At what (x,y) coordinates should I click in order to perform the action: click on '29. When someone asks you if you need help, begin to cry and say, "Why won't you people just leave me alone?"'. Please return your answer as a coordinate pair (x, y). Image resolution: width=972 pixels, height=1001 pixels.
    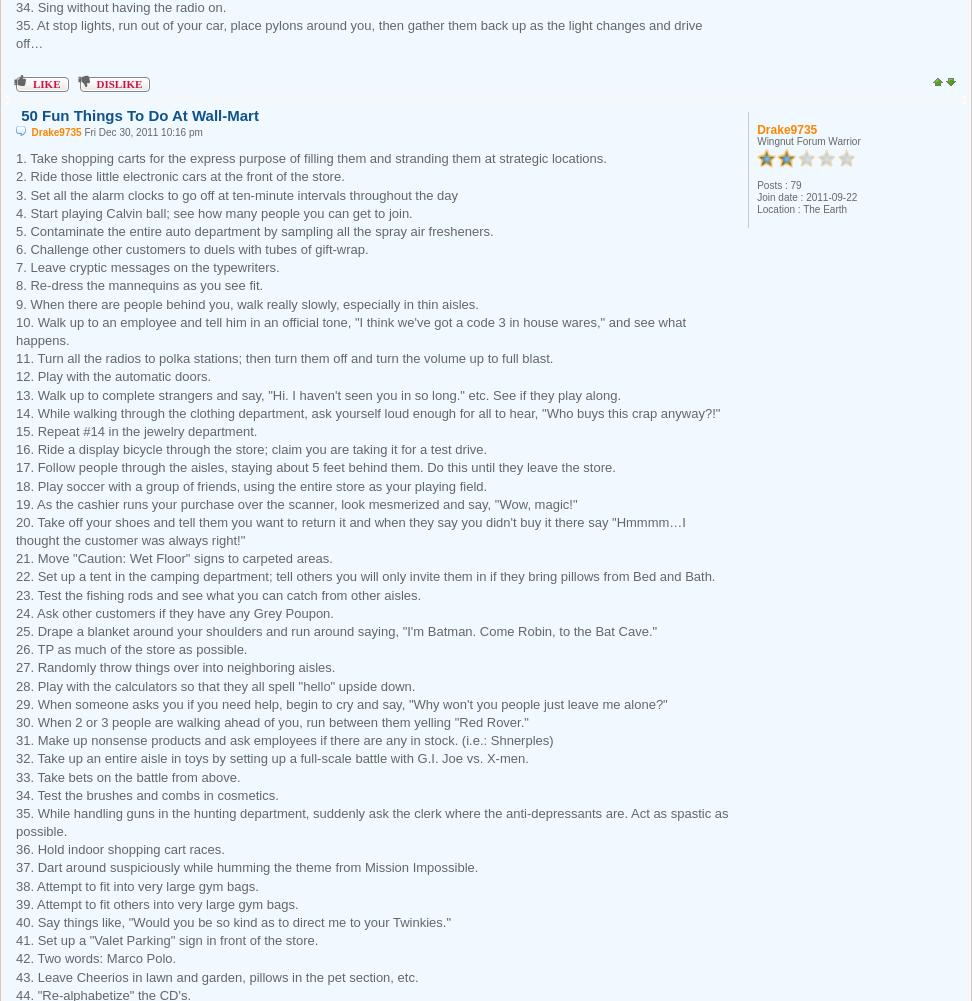
    Looking at the image, I should click on (16, 702).